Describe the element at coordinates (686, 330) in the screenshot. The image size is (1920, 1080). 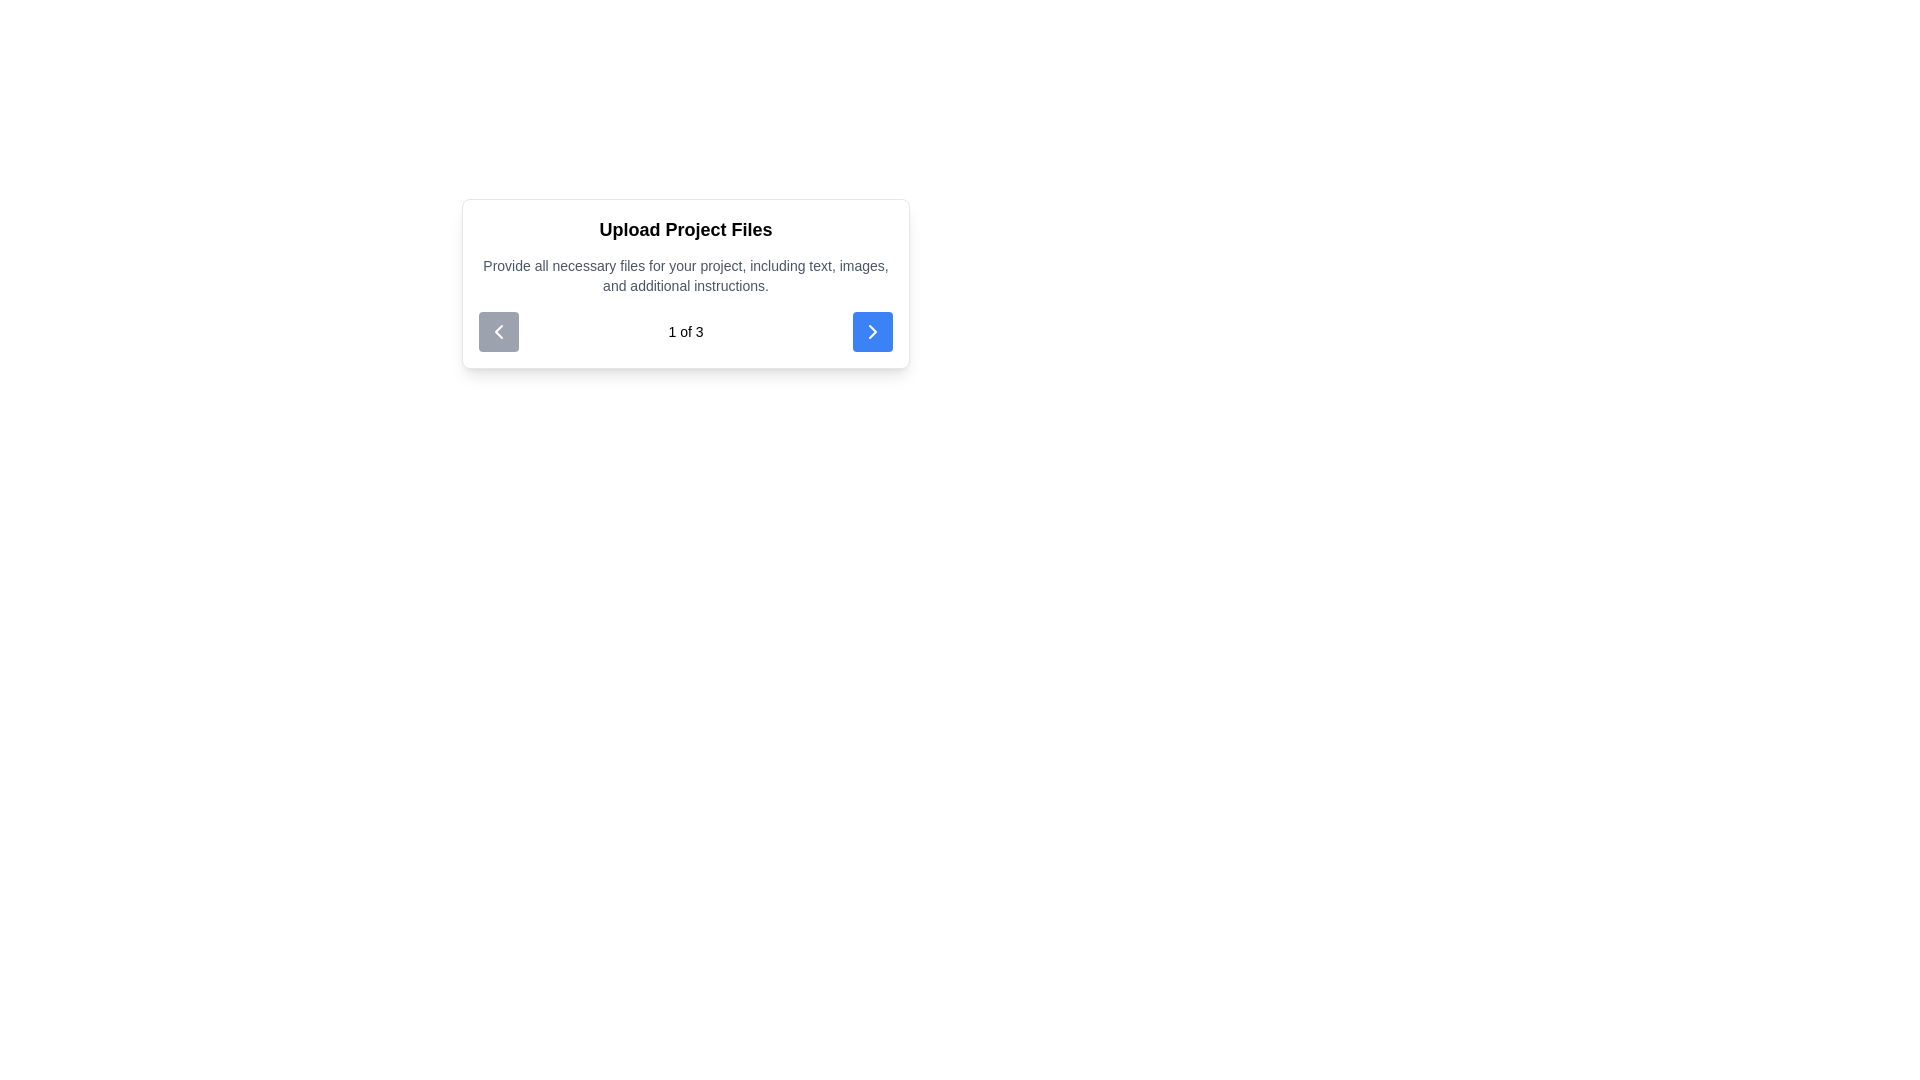
I see `the Text Indicator that displays the user's current position in the pagination context (e.g., 'Page 1 of 3') within the 'Upload Project Files' card` at that location.